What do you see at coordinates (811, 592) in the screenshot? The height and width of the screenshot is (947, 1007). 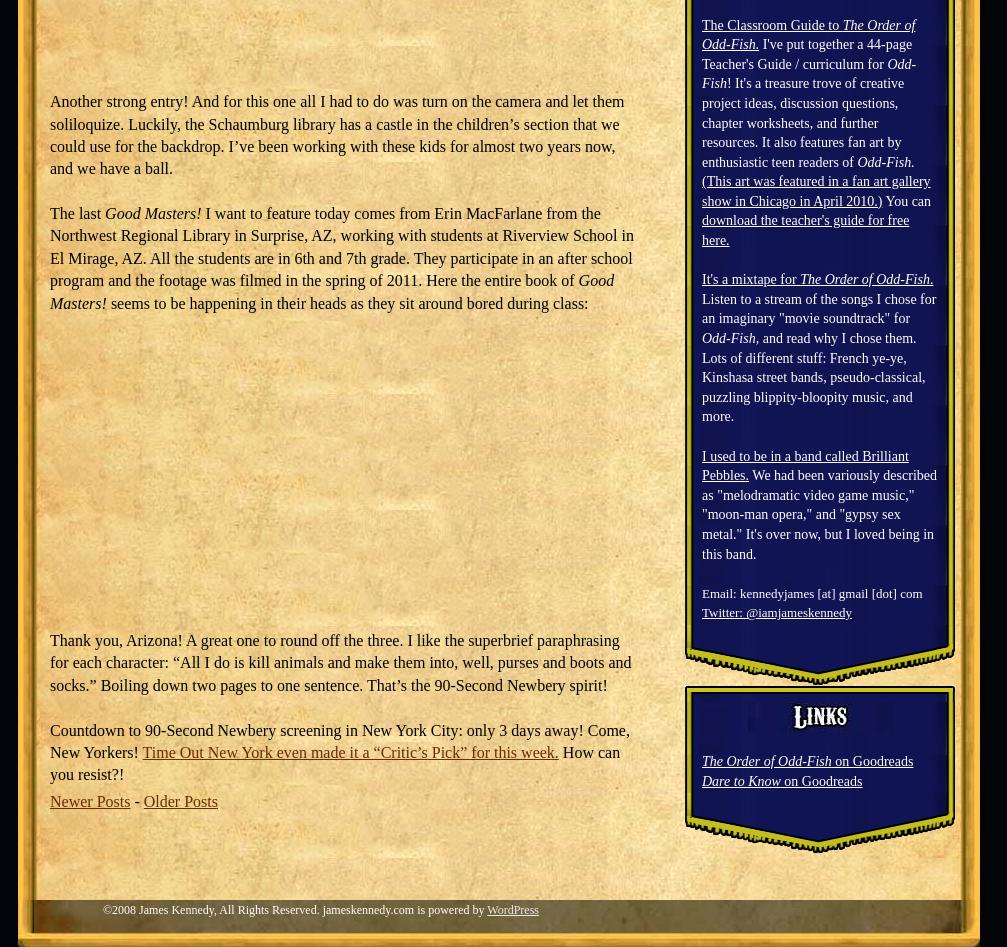 I see `'Email: kennedyjames [at] gmail [dot] com'` at bounding box center [811, 592].